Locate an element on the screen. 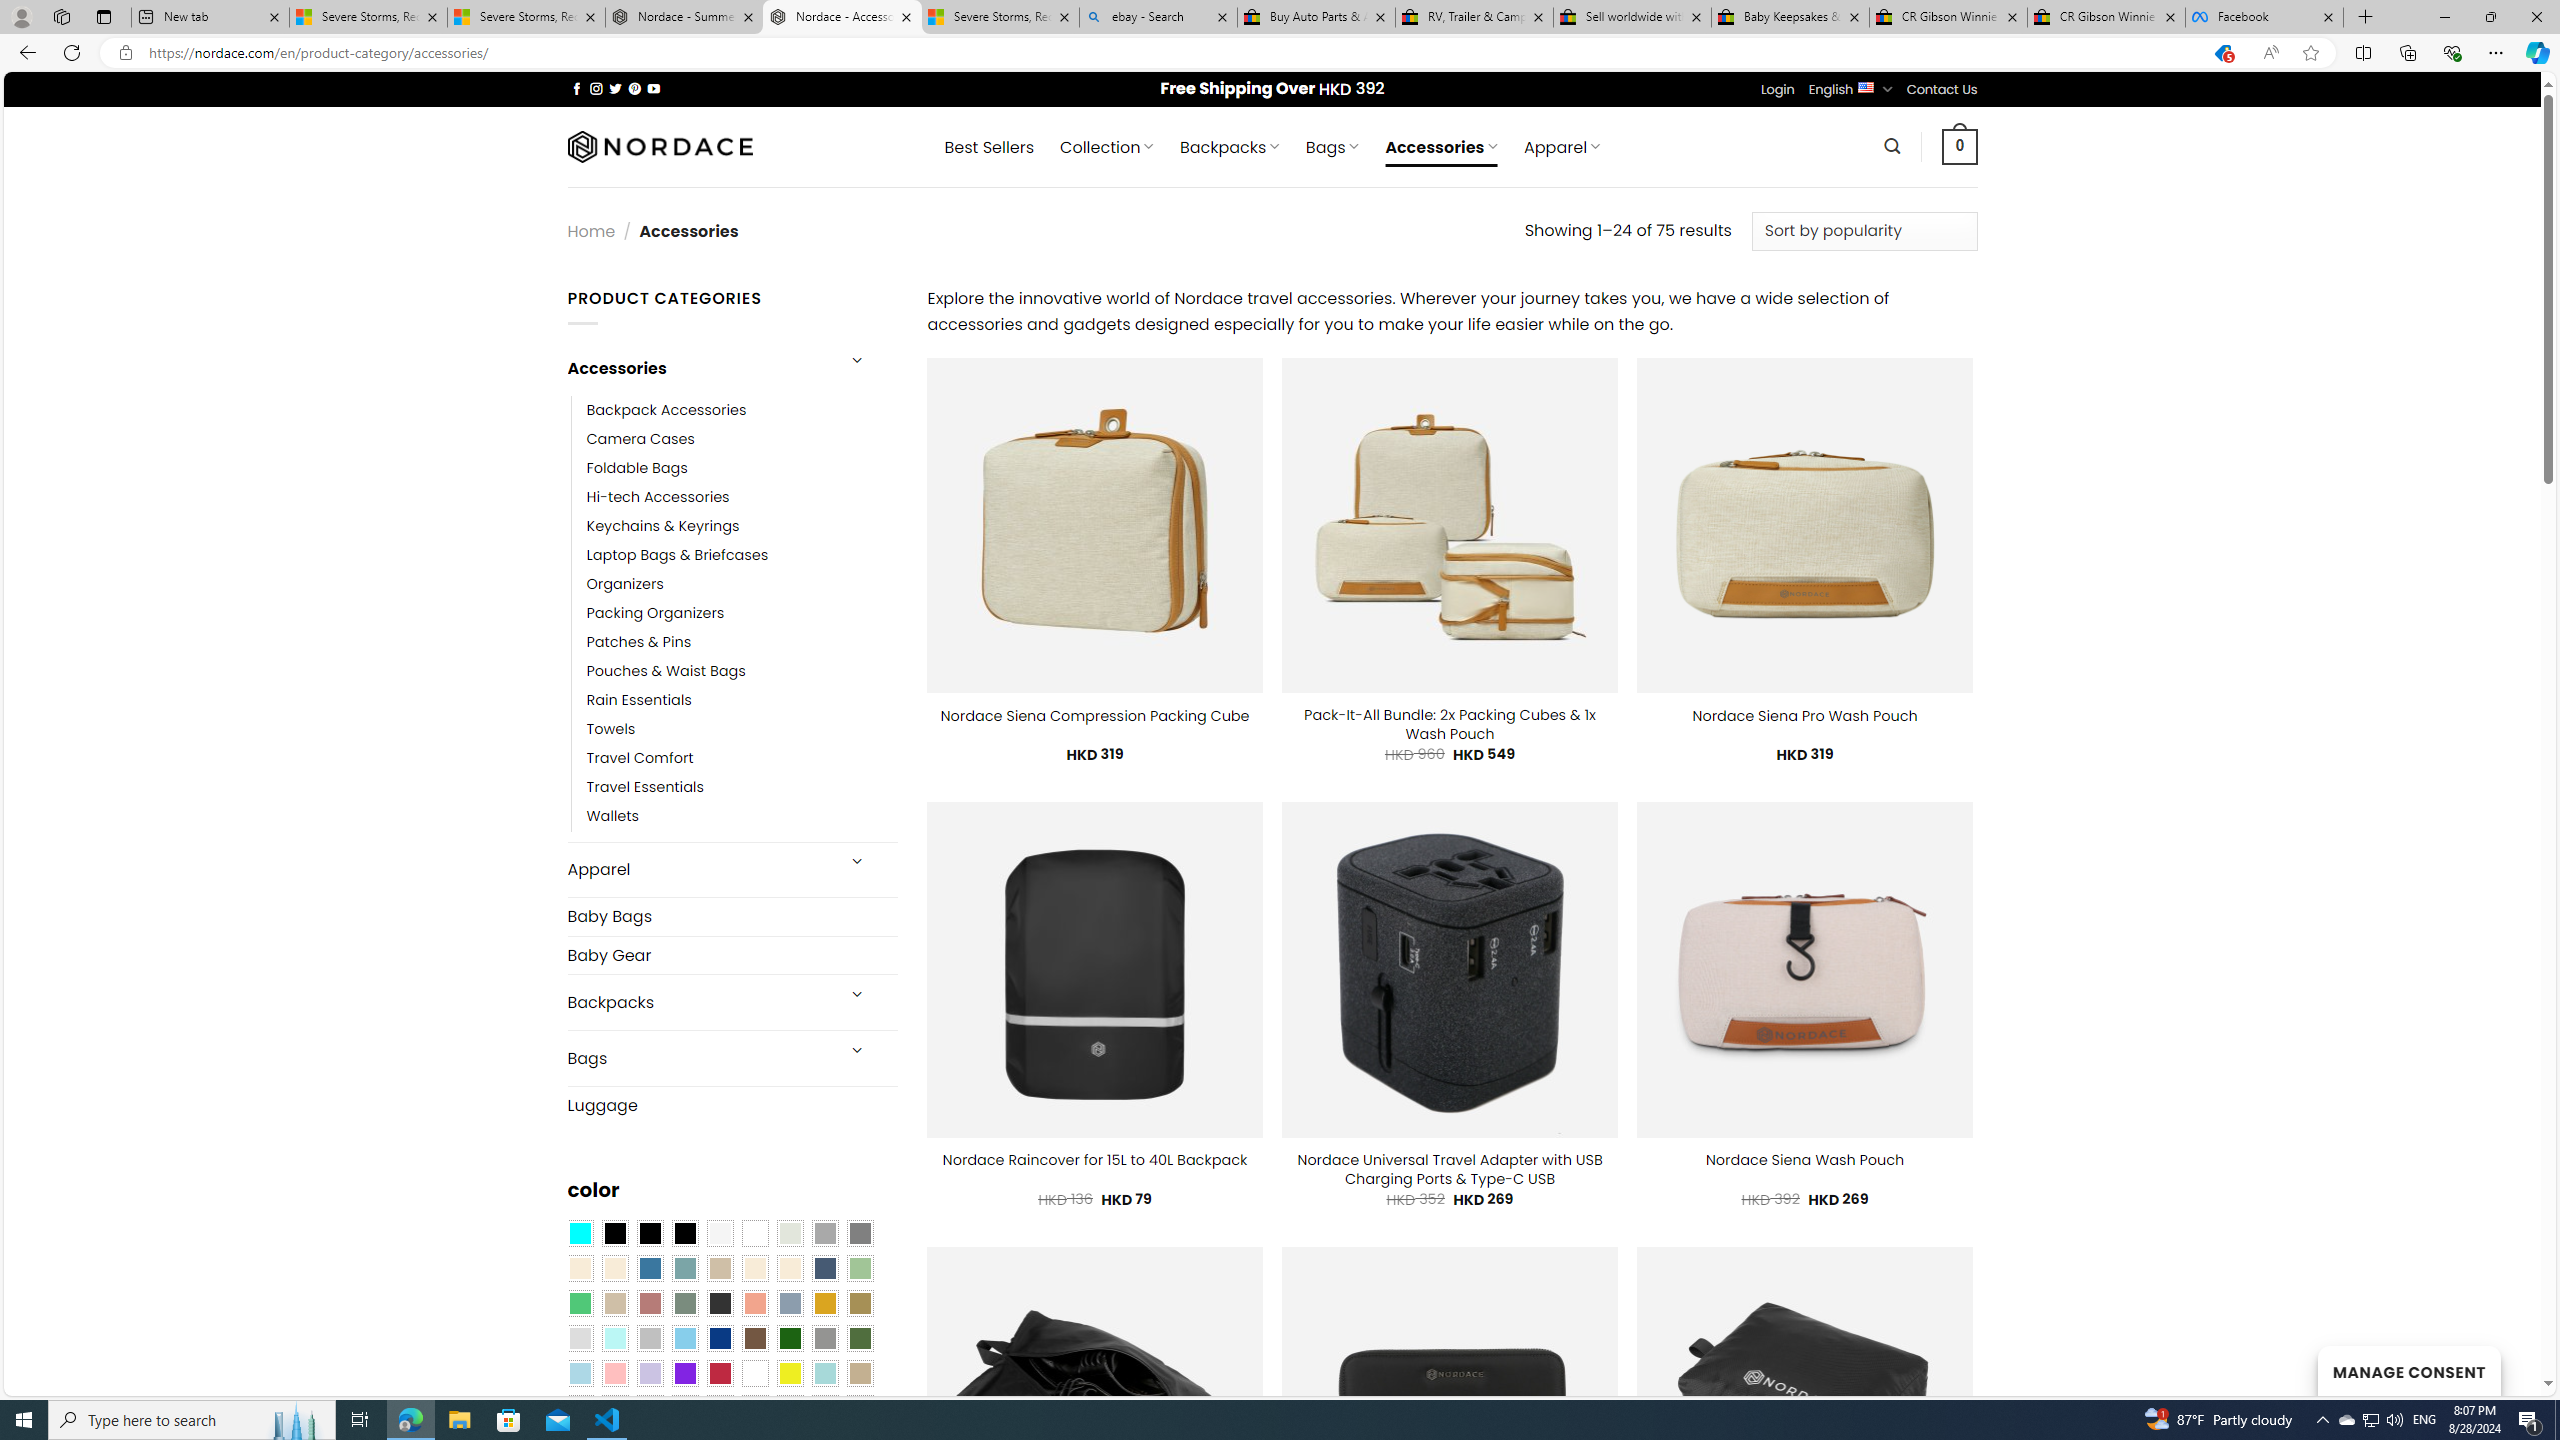 This screenshot has width=2560, height=1440. 'Rain Essentials' is located at coordinates (741, 700).